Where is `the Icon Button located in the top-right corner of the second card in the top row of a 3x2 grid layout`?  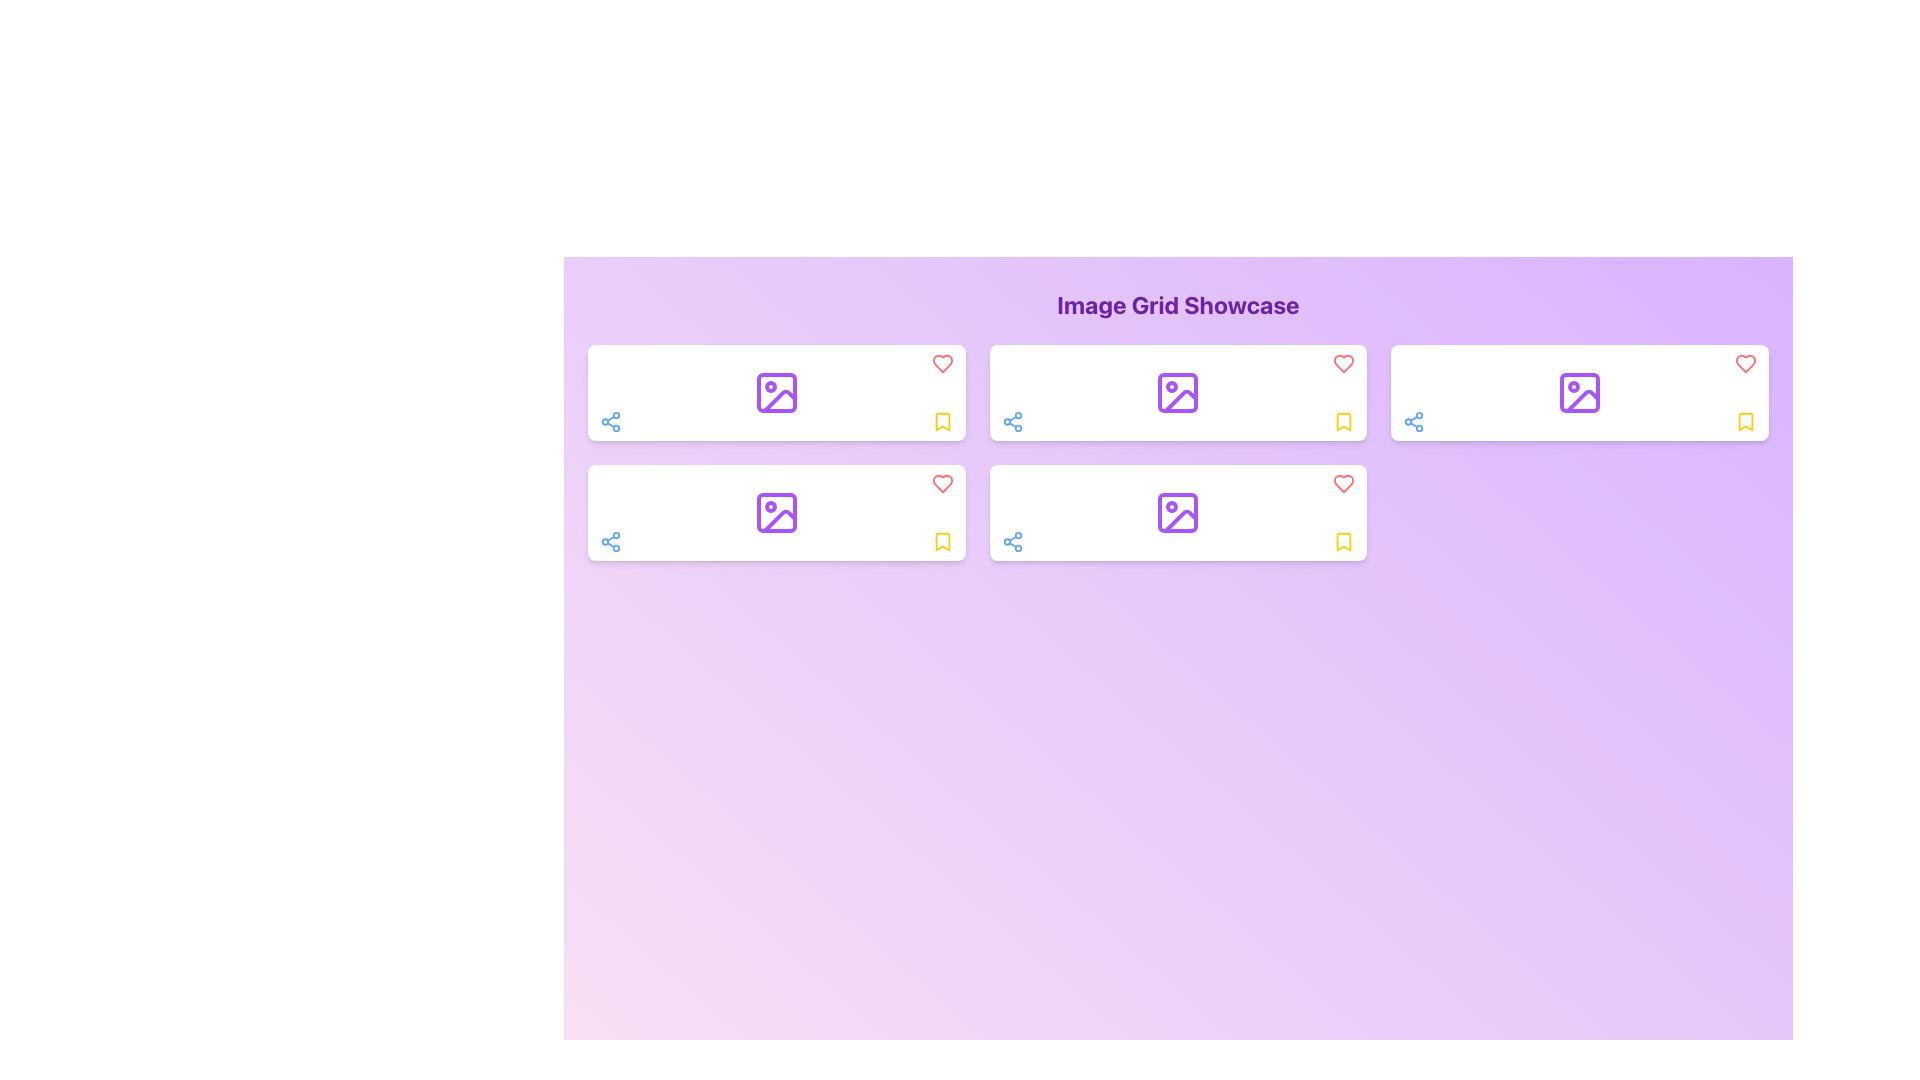 the Icon Button located in the top-right corner of the second card in the top row of a 3x2 grid layout is located at coordinates (1344, 483).